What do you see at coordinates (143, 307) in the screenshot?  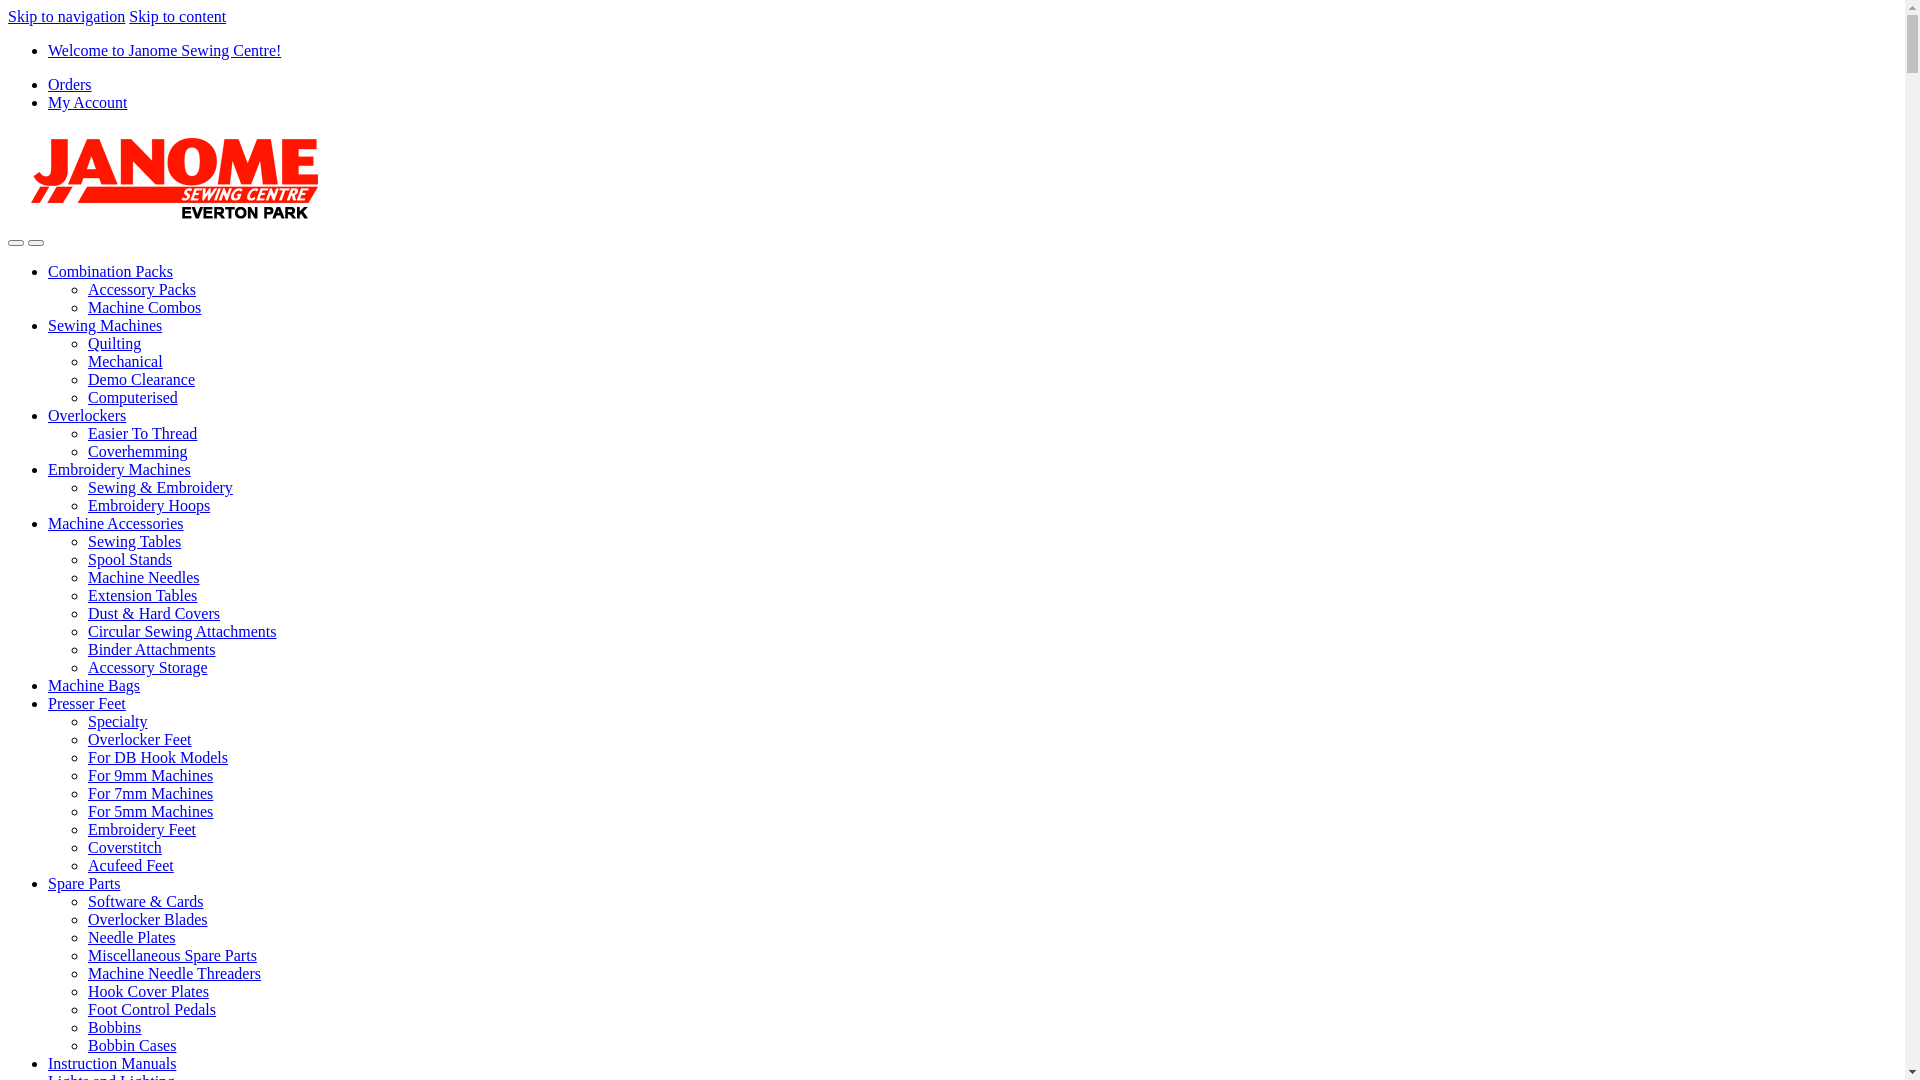 I see `'Machine Combos'` at bounding box center [143, 307].